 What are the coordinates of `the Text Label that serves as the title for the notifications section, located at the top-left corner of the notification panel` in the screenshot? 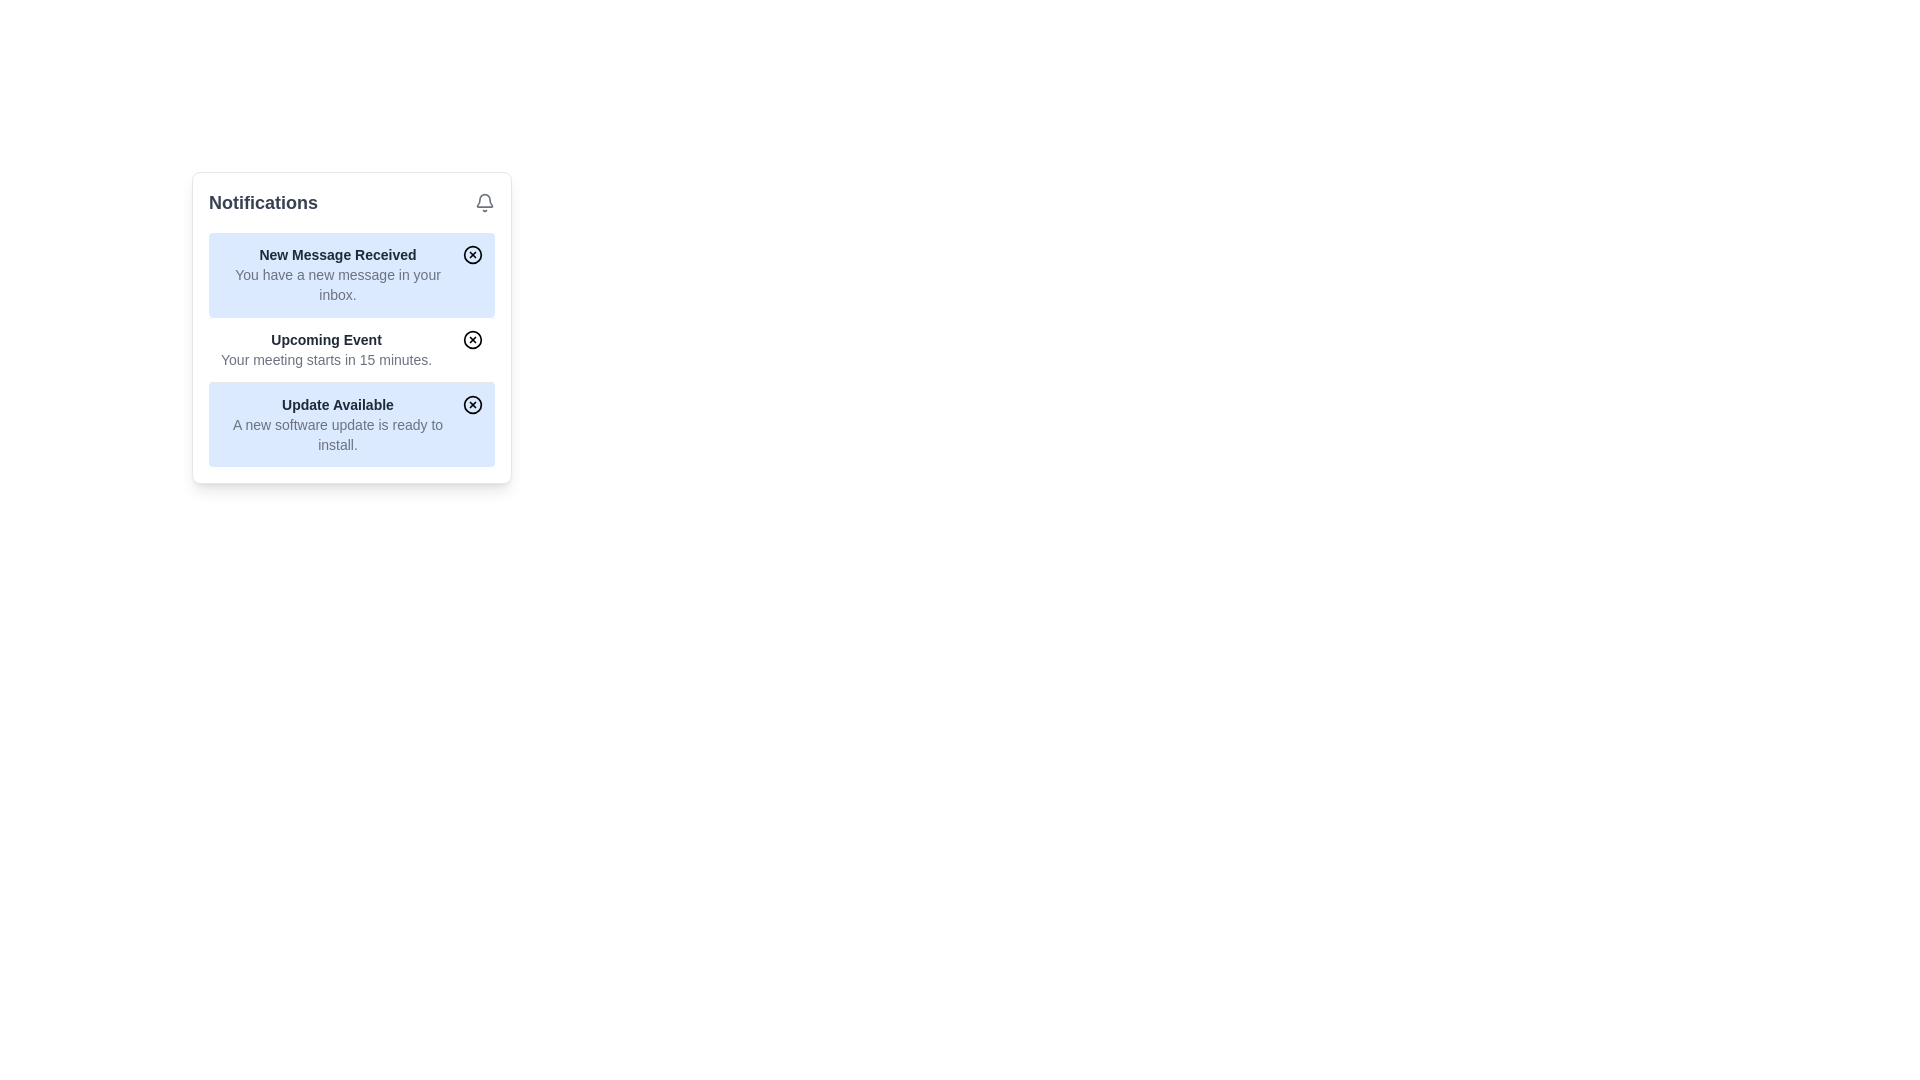 It's located at (262, 203).